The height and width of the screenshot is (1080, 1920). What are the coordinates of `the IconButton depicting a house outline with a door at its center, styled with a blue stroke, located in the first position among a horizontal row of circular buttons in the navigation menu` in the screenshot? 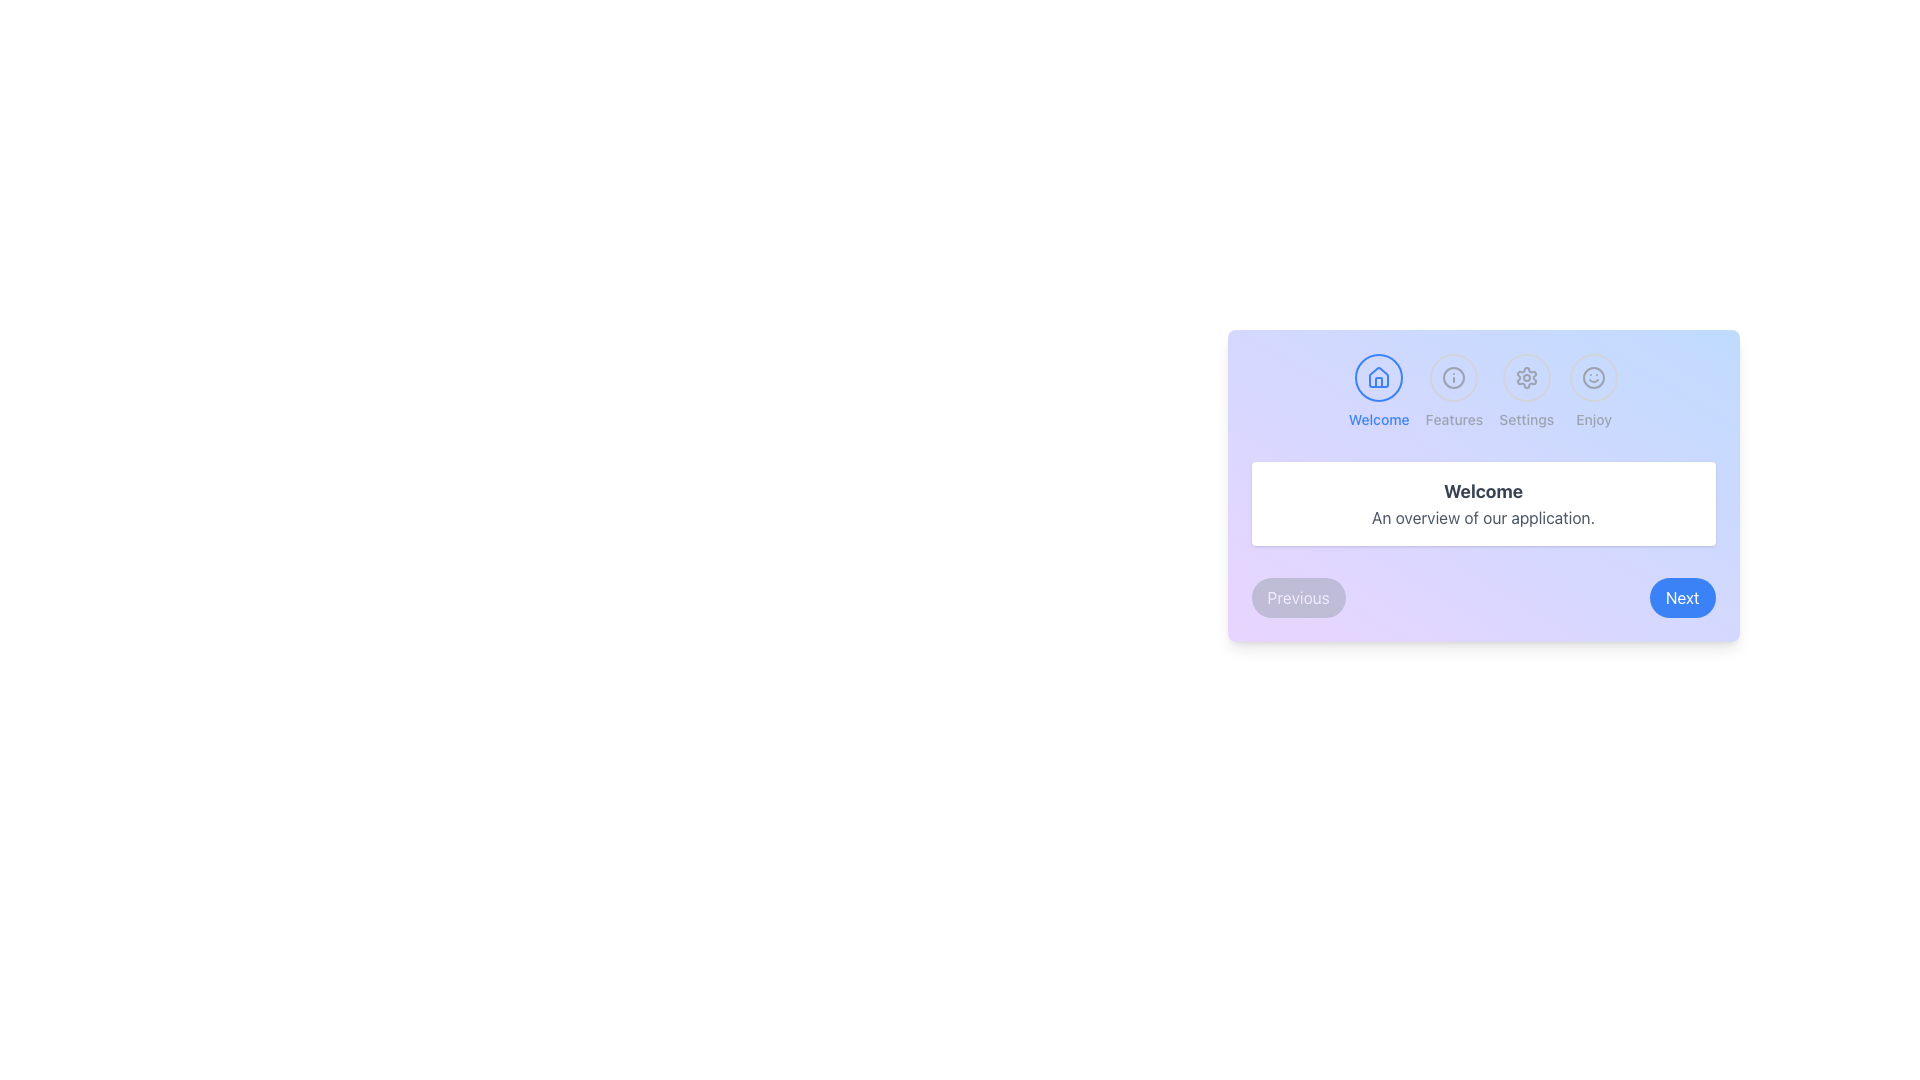 It's located at (1378, 378).